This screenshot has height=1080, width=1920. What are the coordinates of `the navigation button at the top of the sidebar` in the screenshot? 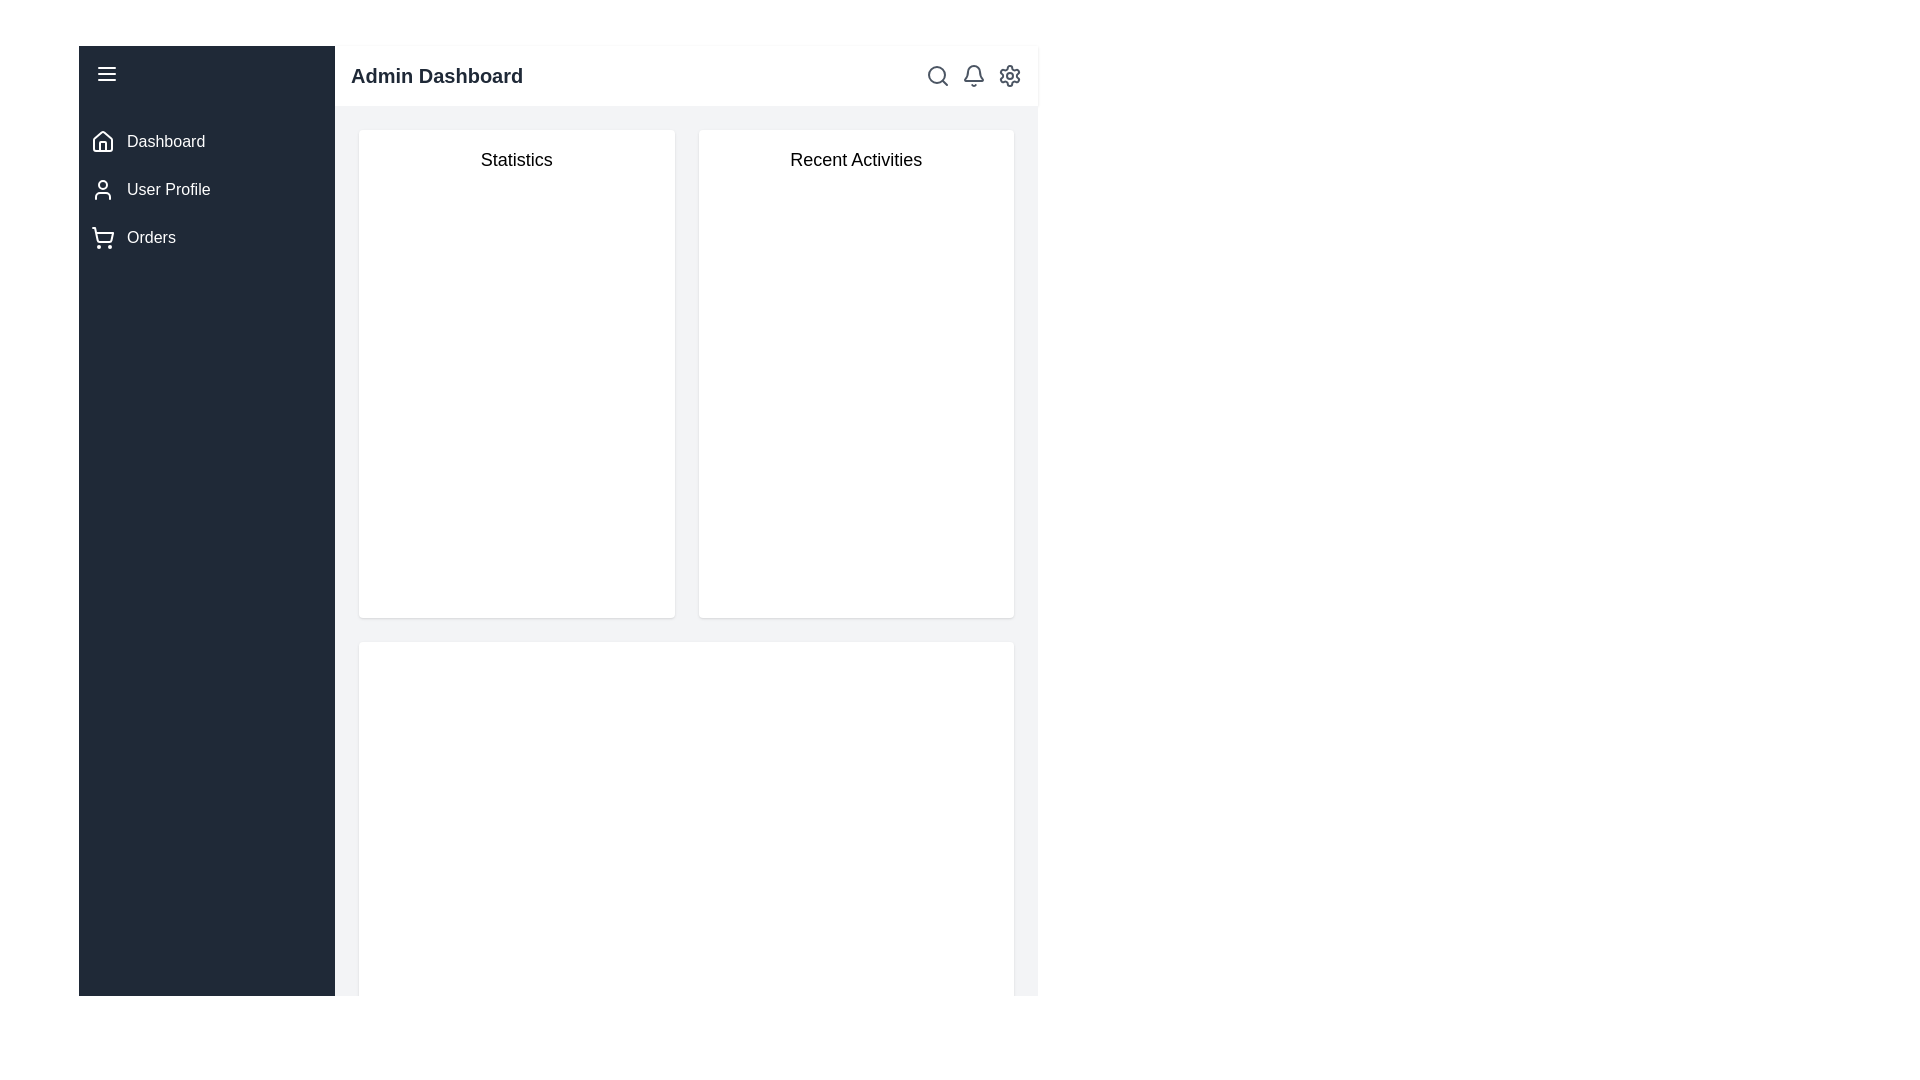 It's located at (206, 141).